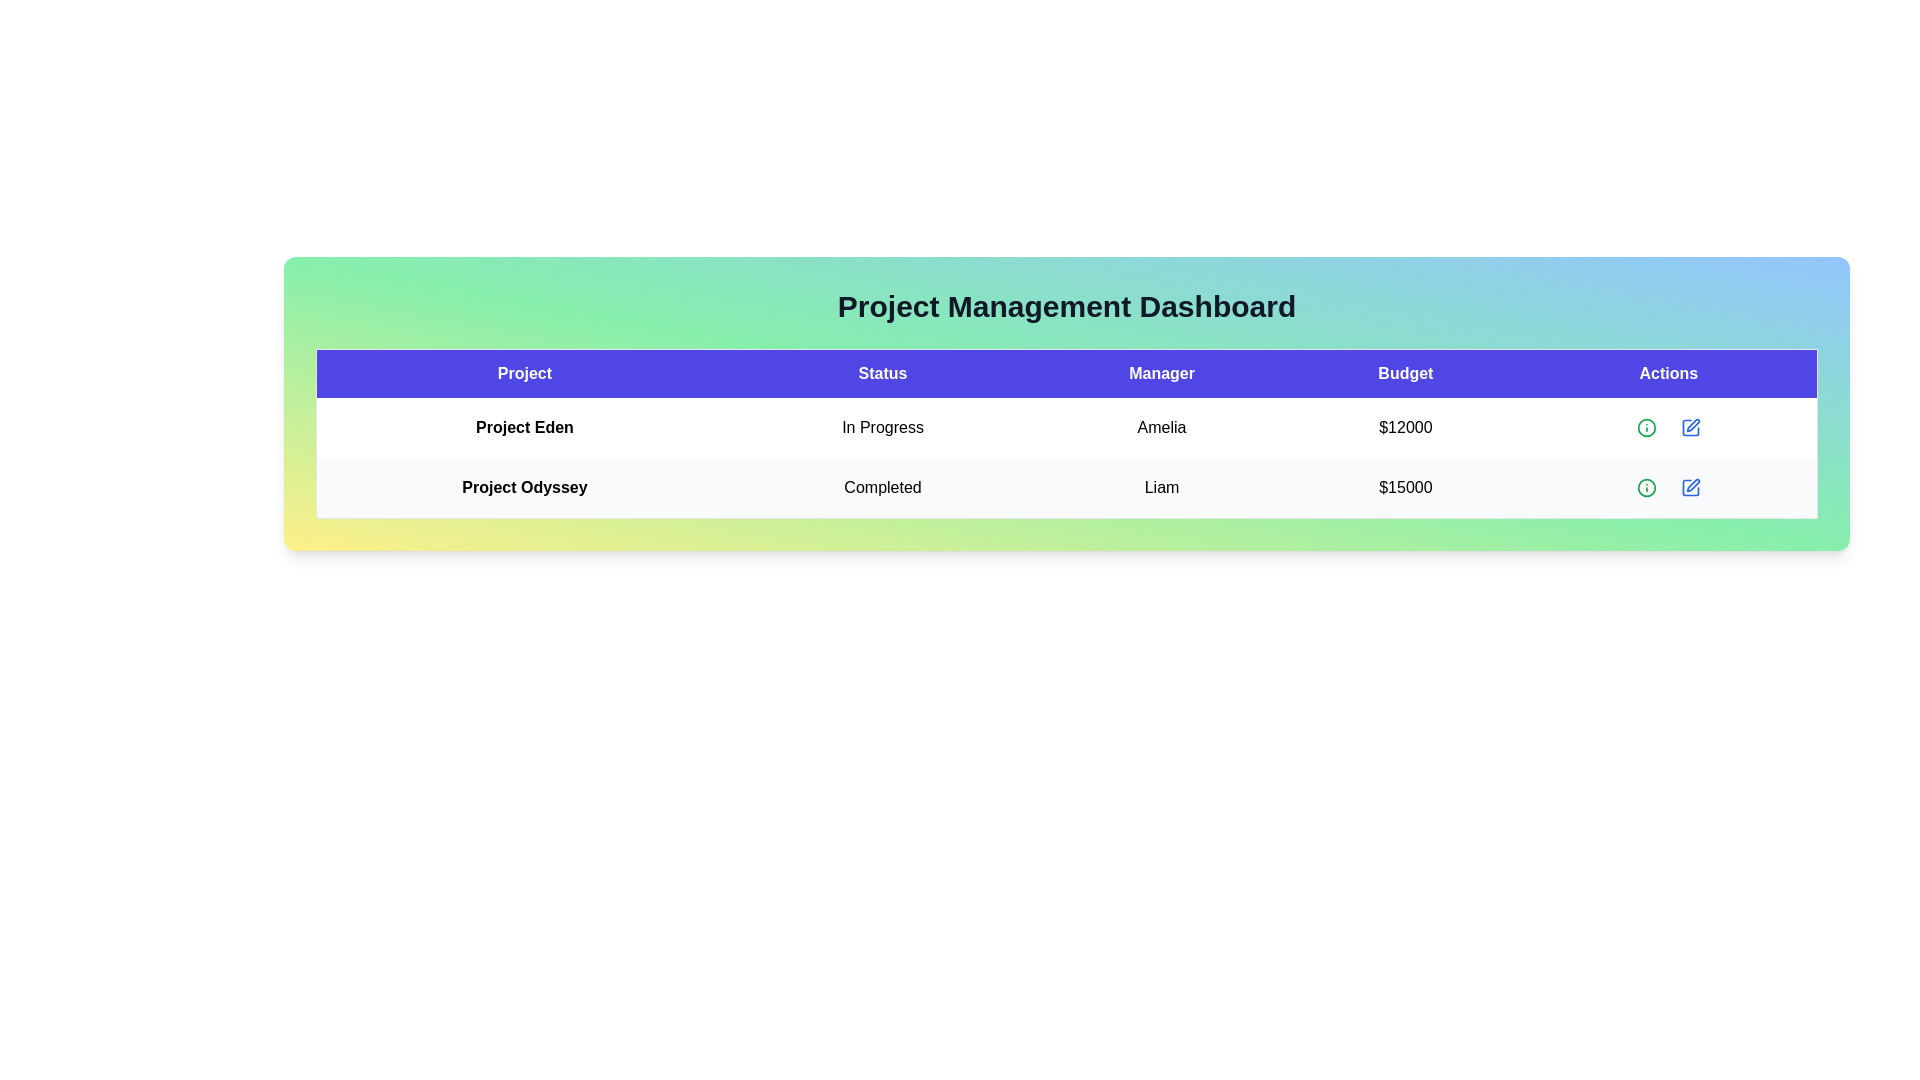  Describe the element at coordinates (1689, 488) in the screenshot. I see `the pen icon inside the rounded button located in the 'Actions' column of the second row of the table` at that location.